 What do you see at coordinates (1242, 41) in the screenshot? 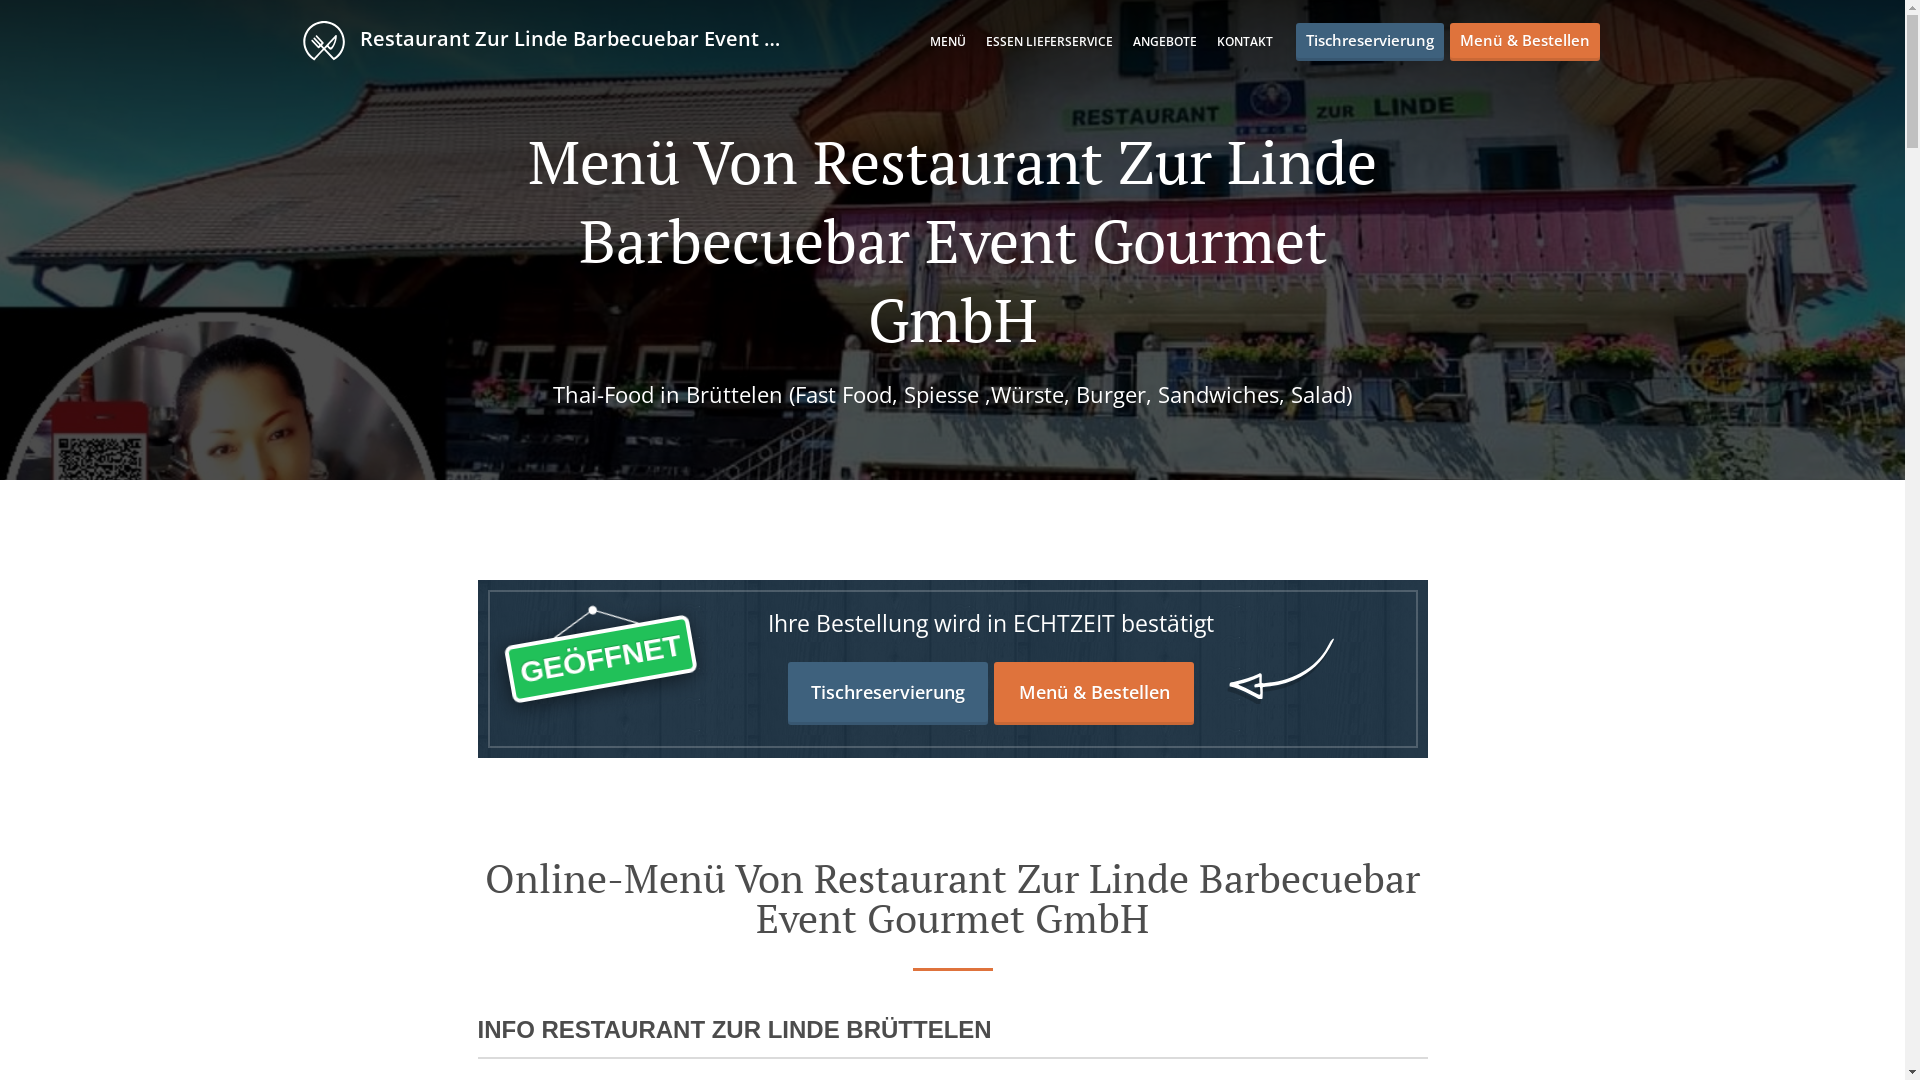
I see `'KONTAKT'` at bounding box center [1242, 41].